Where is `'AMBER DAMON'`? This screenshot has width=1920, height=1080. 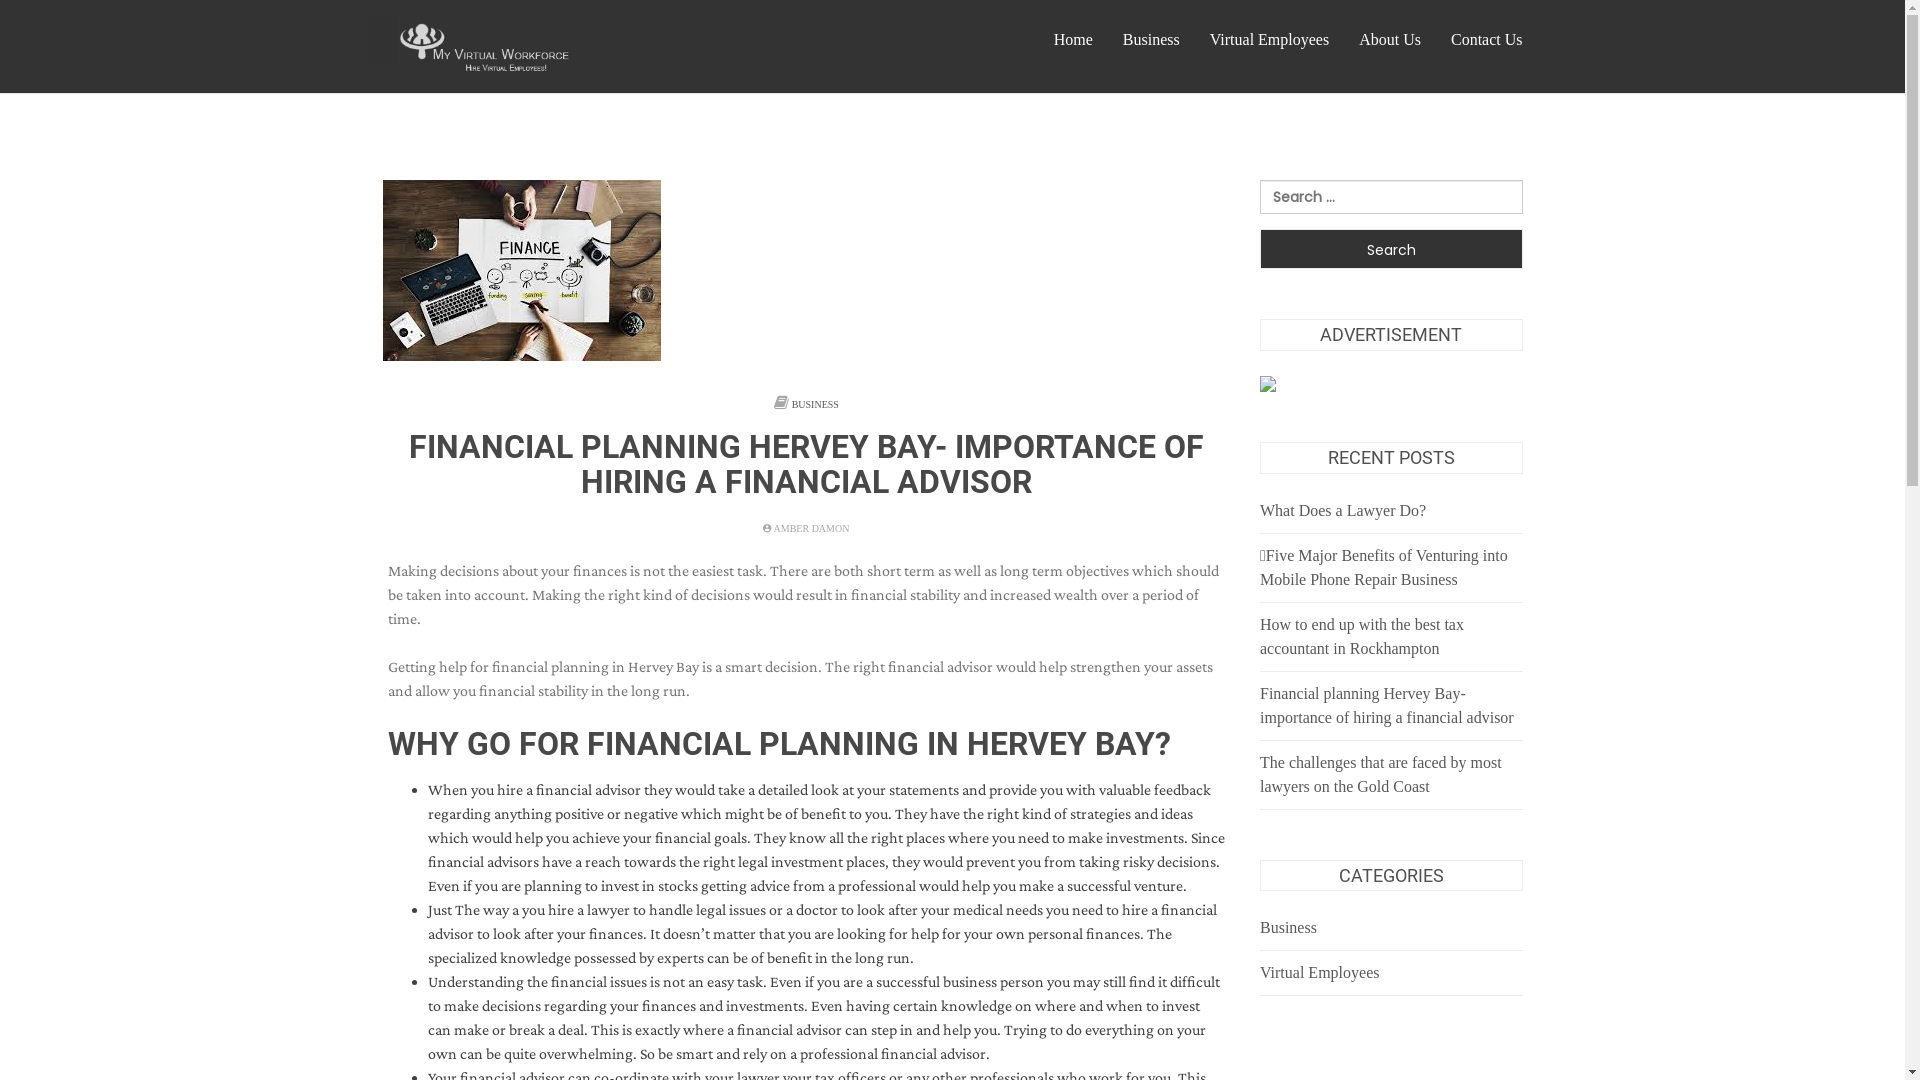
'AMBER DAMON' is located at coordinates (806, 527).